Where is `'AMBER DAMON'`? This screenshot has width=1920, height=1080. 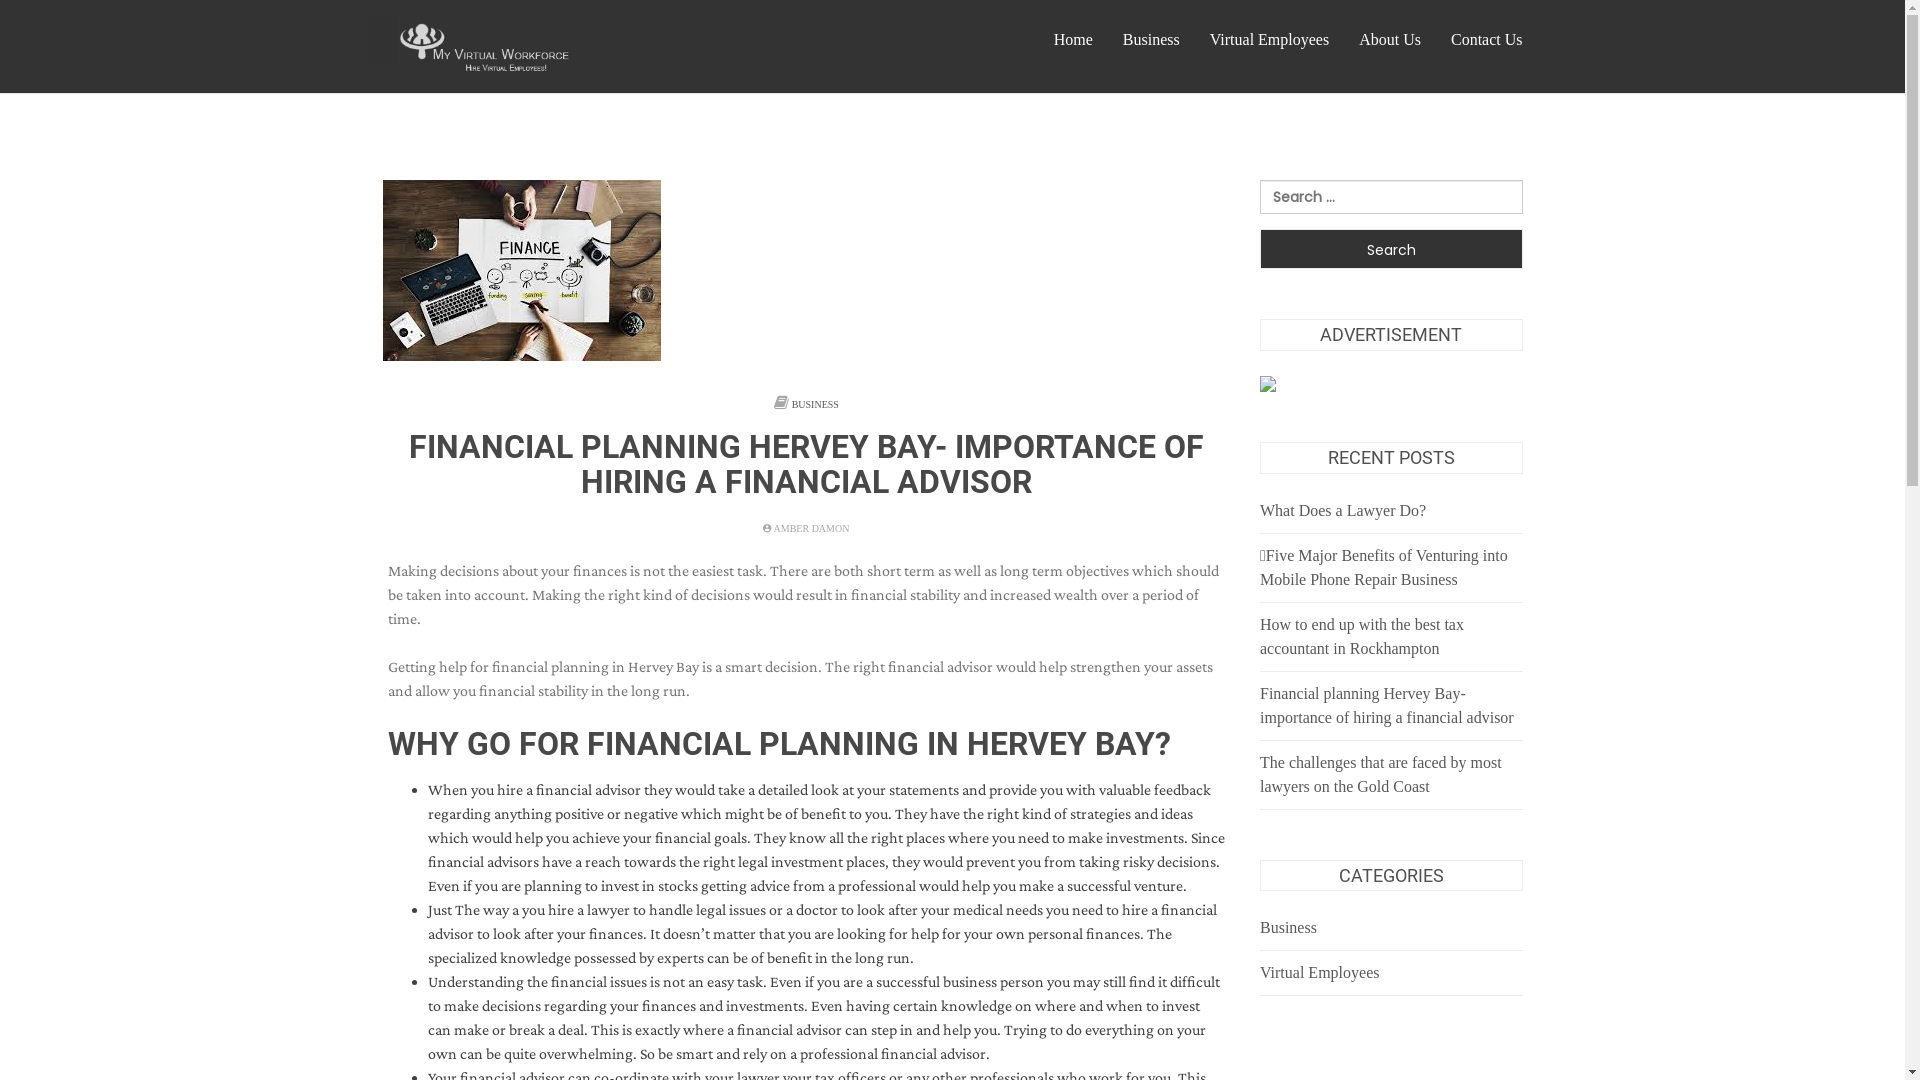
'AMBER DAMON' is located at coordinates (806, 527).